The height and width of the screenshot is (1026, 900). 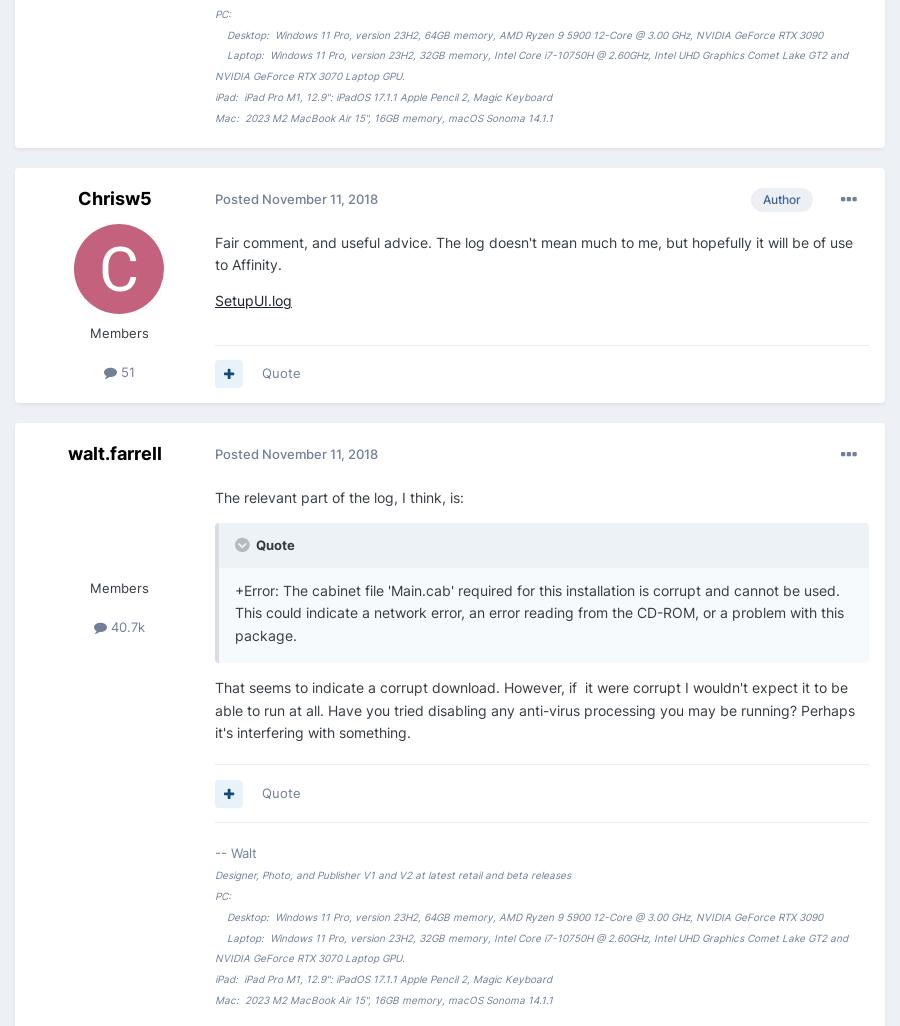 What do you see at coordinates (215, 873) in the screenshot?
I see `'Designer, Photo, and Publisher V1 and V2 at latest retail and beta releases'` at bounding box center [215, 873].